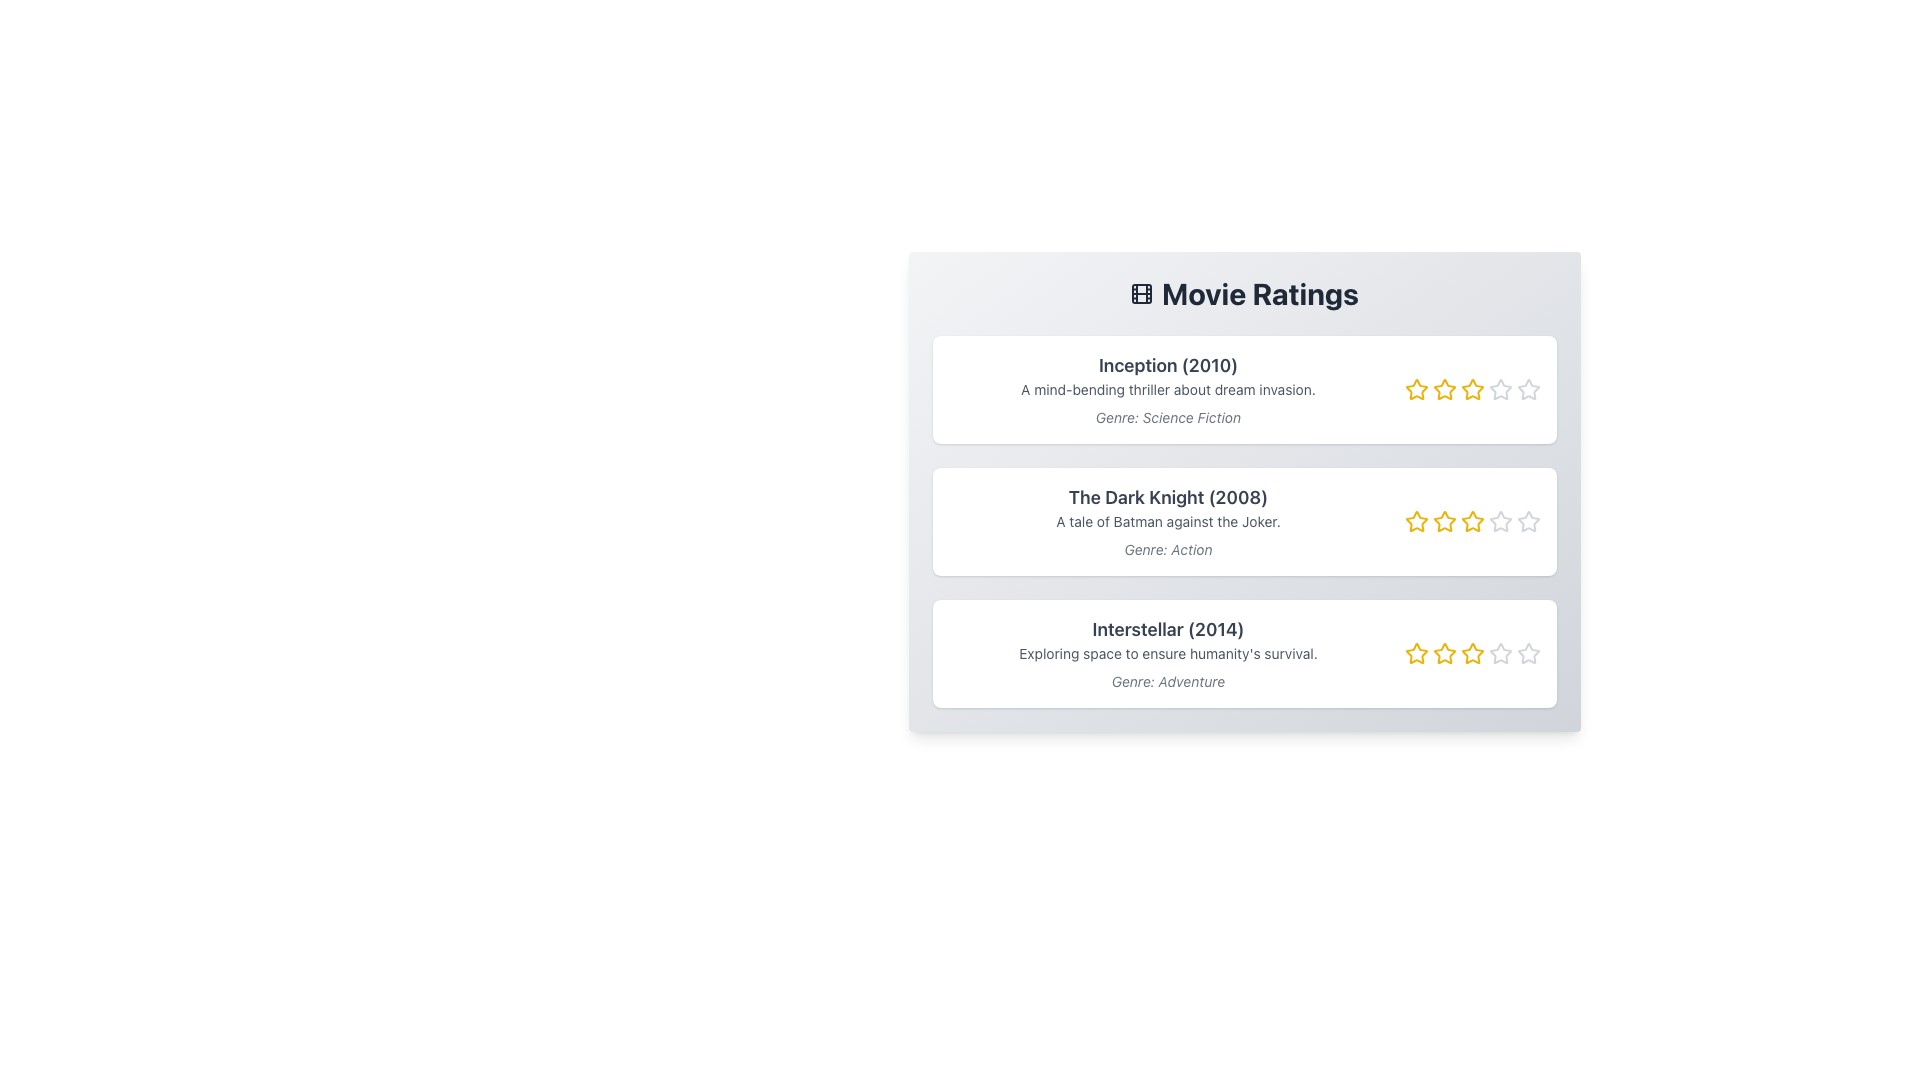 Image resolution: width=1920 pixels, height=1080 pixels. What do you see at coordinates (1168, 520) in the screenshot?
I see `the text label that reads 'A tale of Batman against the Joker.' located below the title 'The Dark Knight (2008)' and above the genre 'Genre: Action' within the movie entry card` at bounding box center [1168, 520].